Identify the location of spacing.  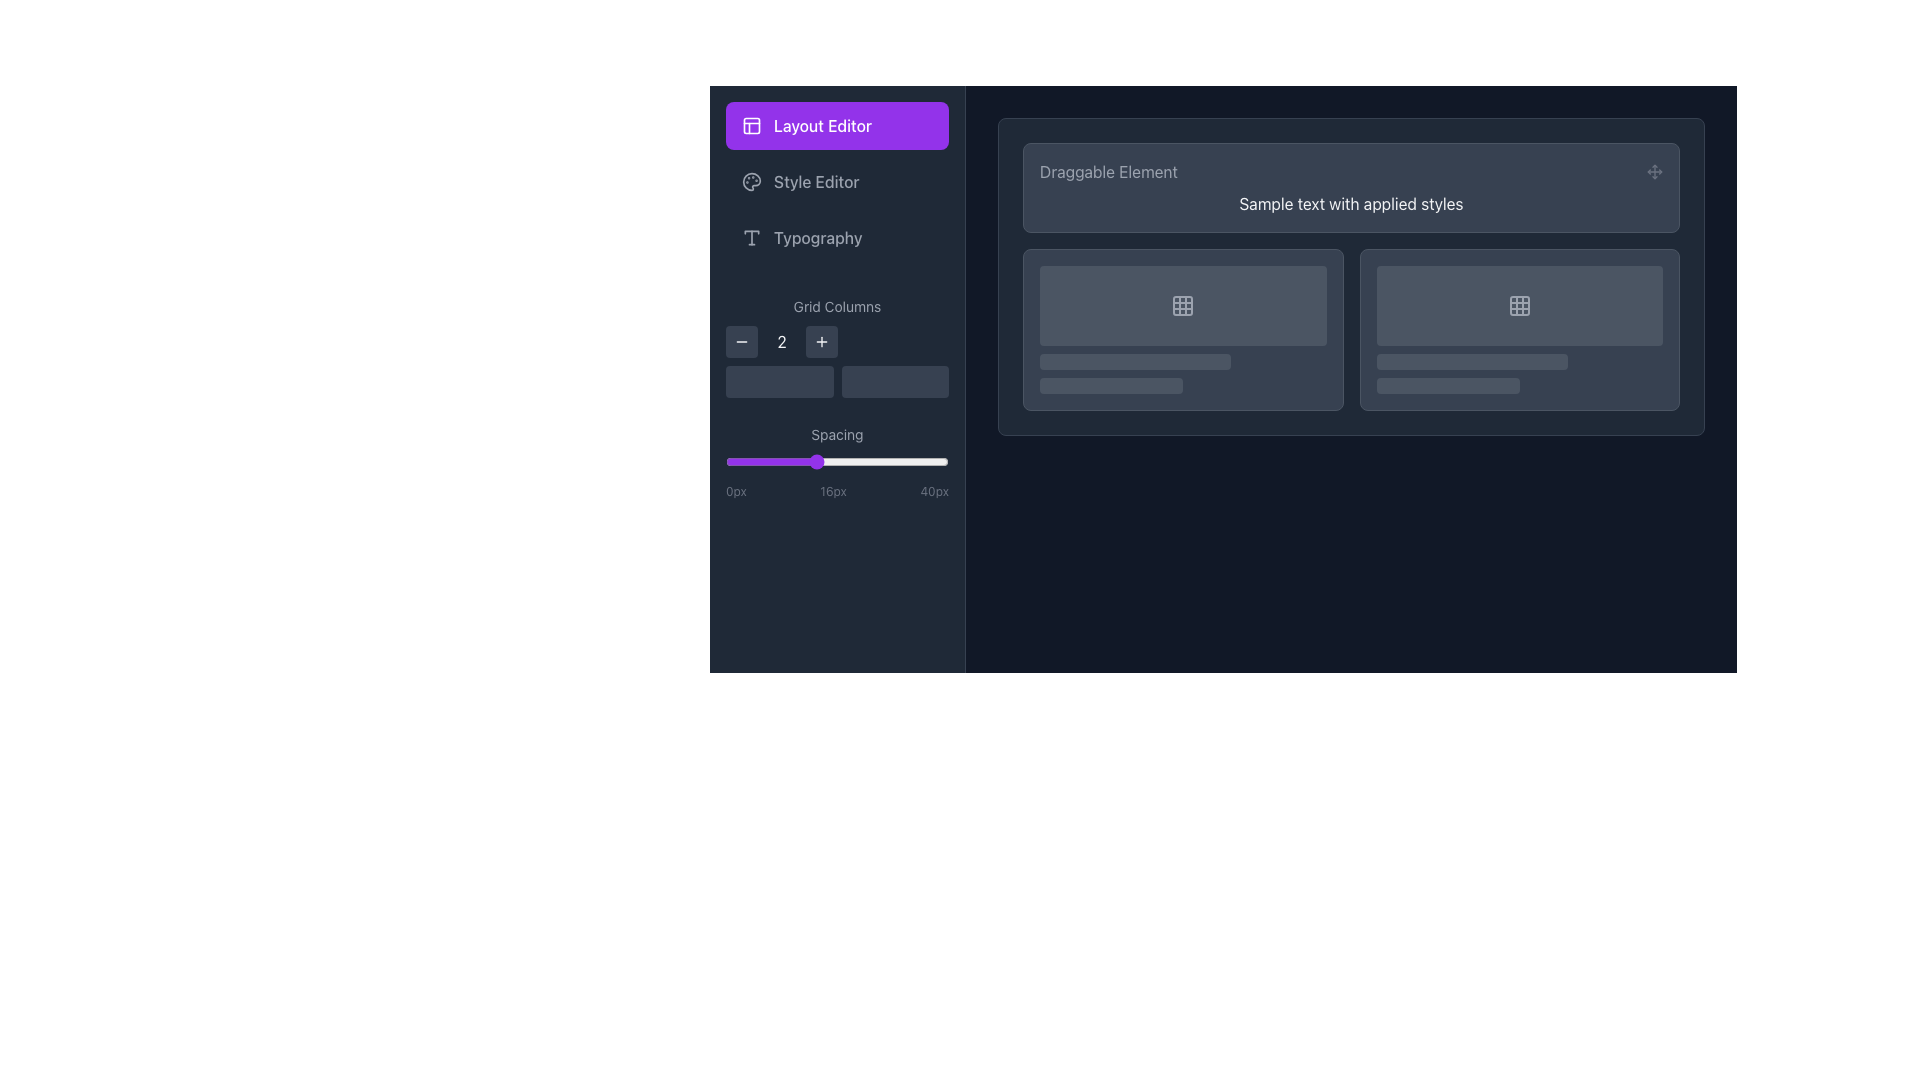
(837, 462).